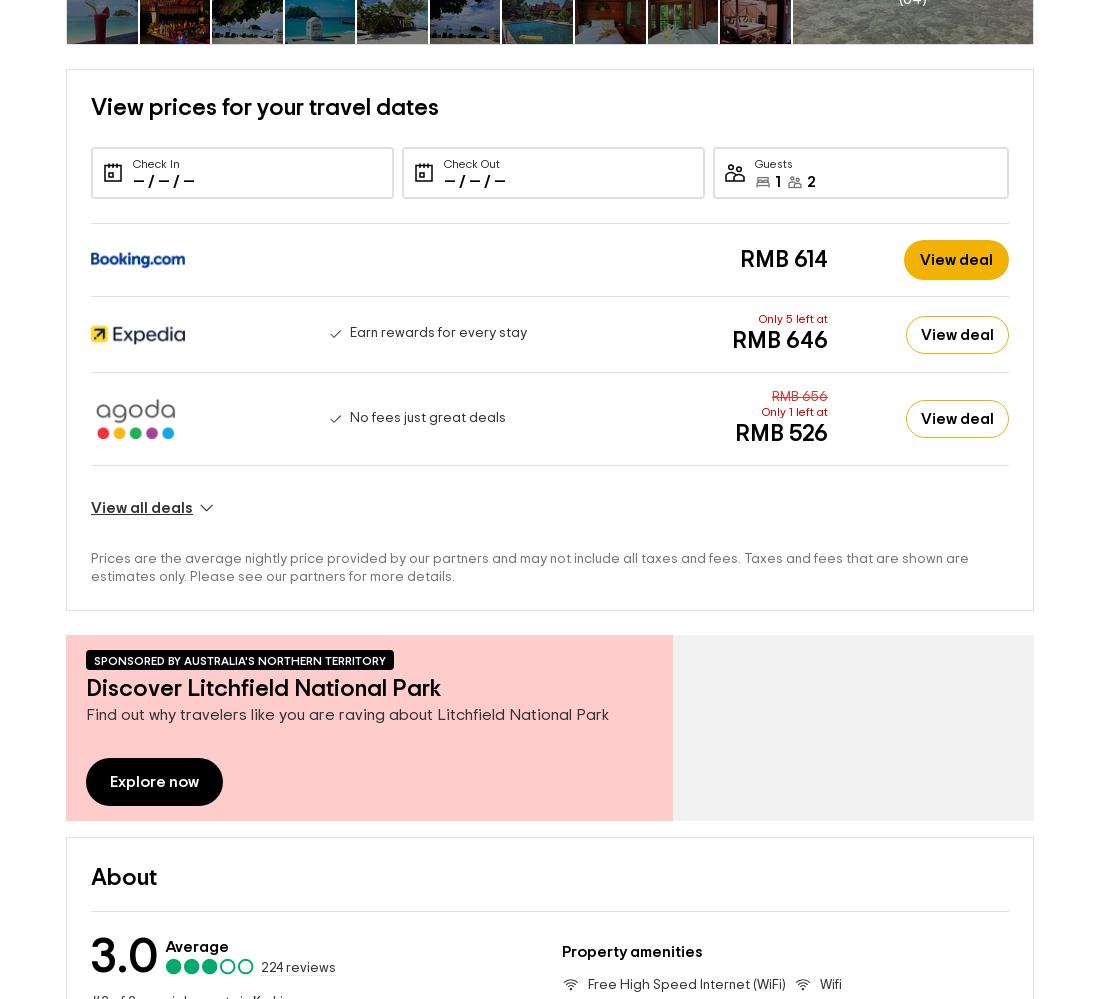 This screenshot has height=999, width=1100. I want to click on 'Earn rewards for every stay', so click(436, 299).